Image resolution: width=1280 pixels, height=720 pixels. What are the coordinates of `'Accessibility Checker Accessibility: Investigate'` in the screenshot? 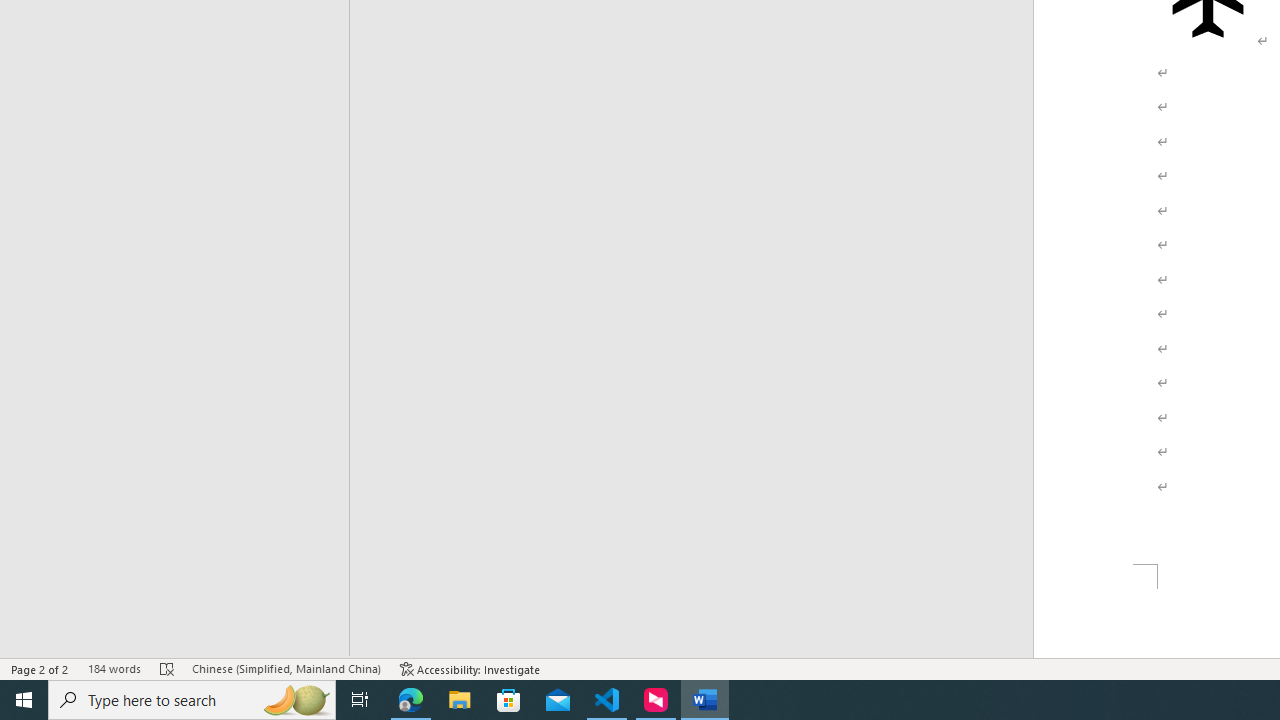 It's located at (469, 669).